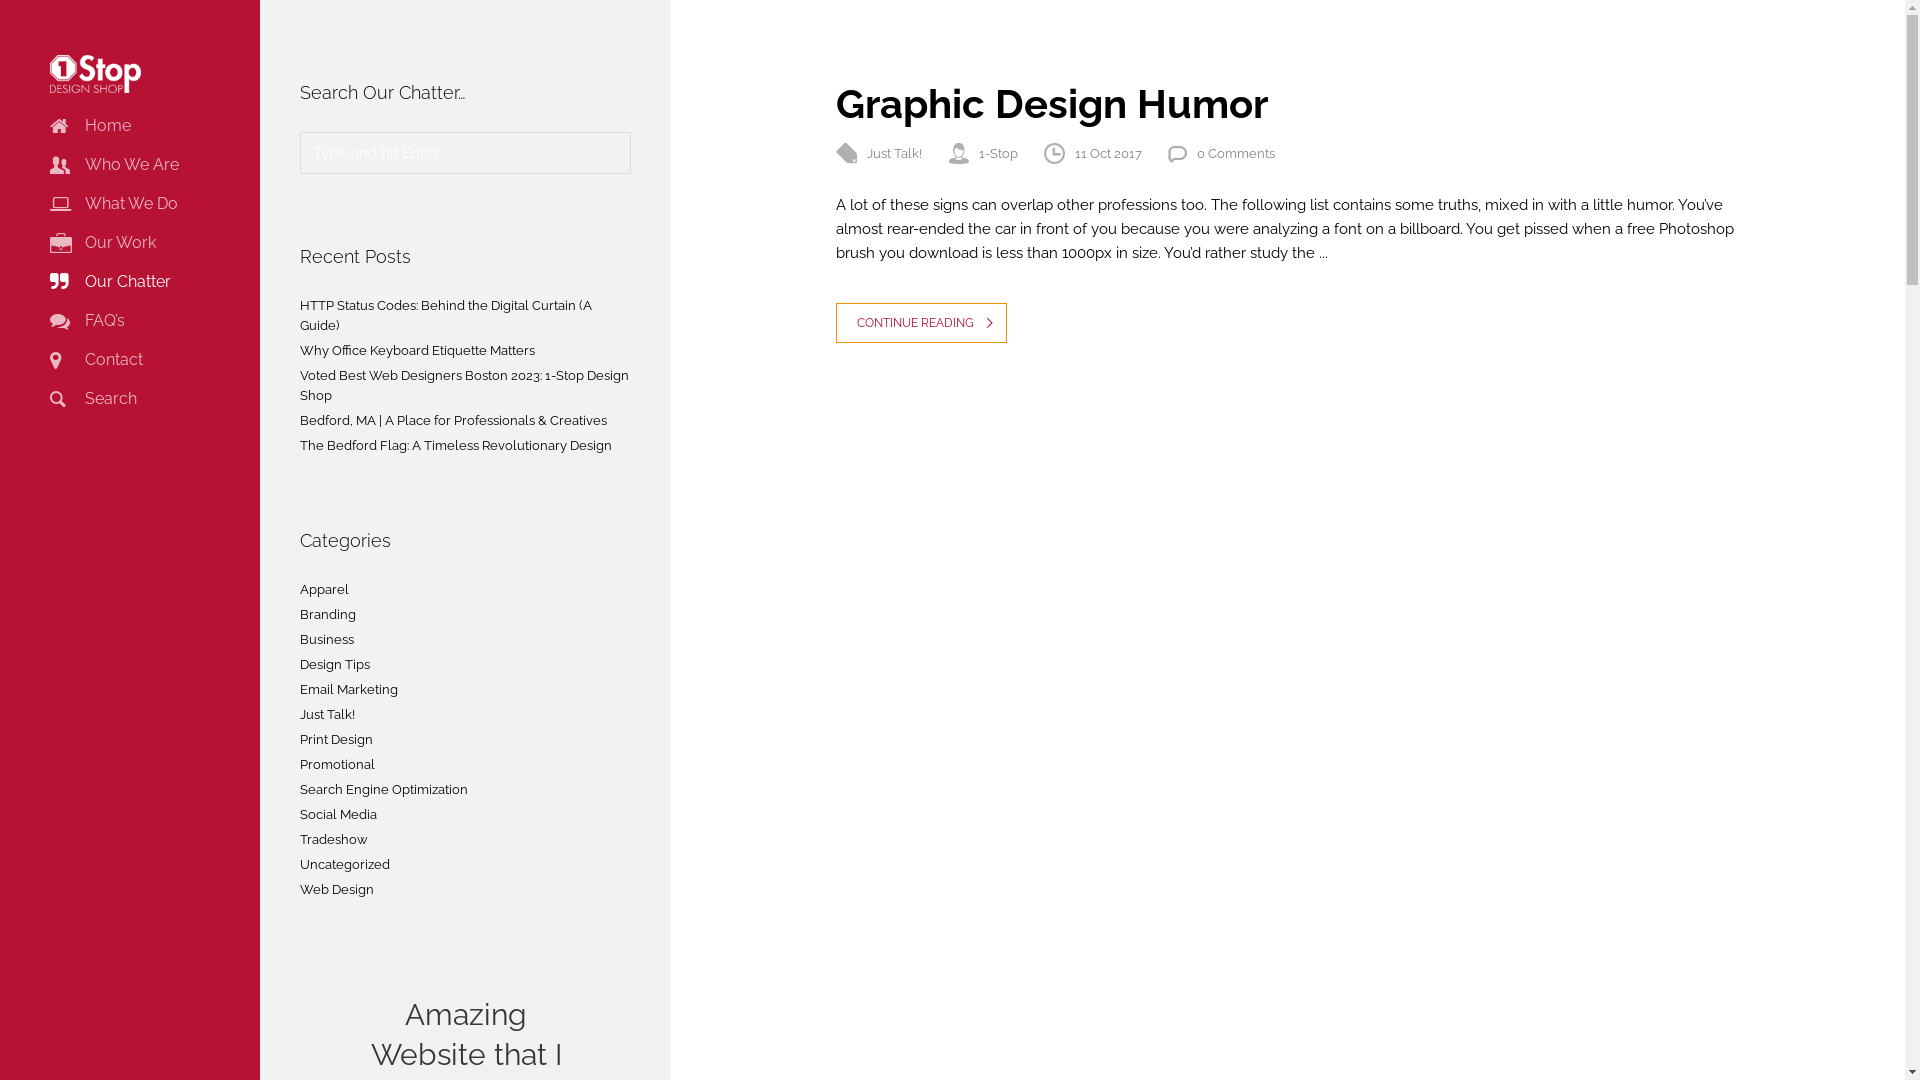 This screenshot has width=1920, height=1080. Describe the element at coordinates (345, 863) in the screenshot. I see `'Uncategorized'` at that location.